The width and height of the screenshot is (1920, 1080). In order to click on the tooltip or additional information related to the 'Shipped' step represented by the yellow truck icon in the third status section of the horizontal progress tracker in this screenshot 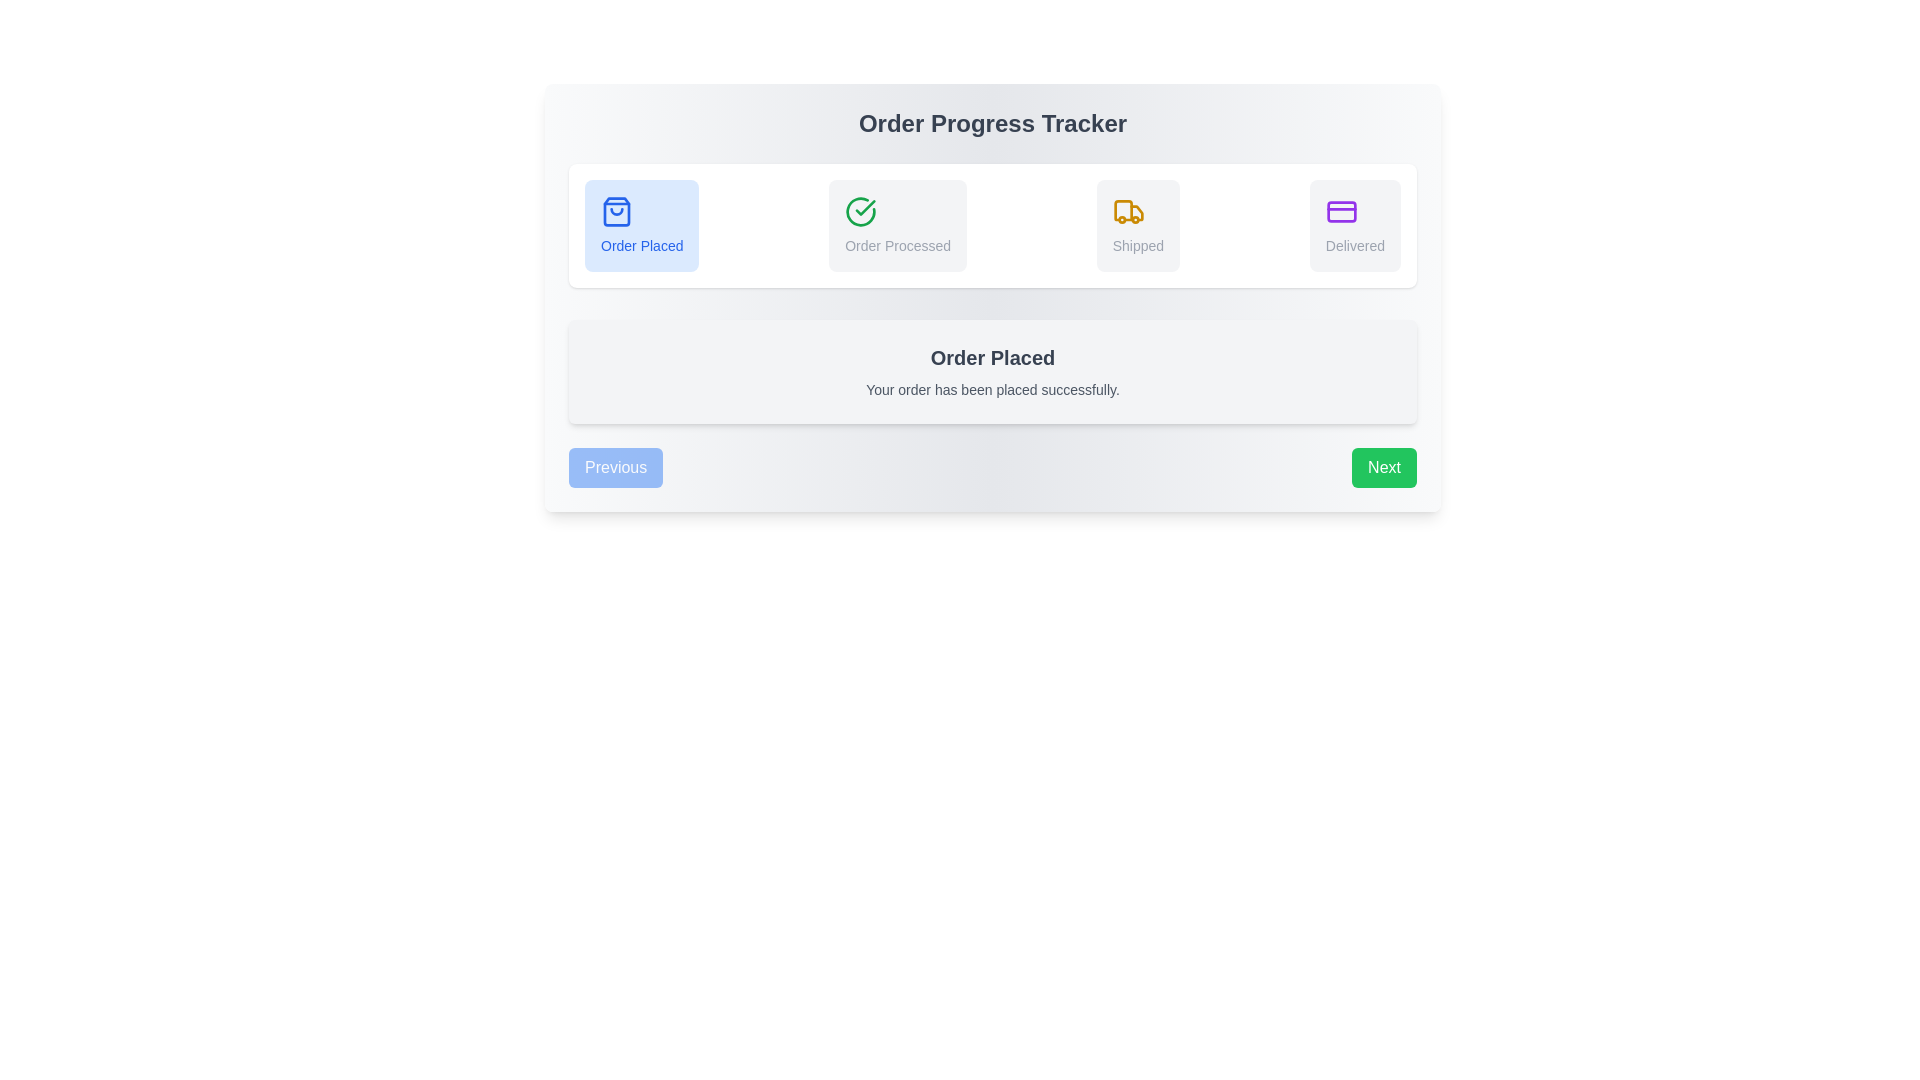, I will do `click(1123, 210)`.